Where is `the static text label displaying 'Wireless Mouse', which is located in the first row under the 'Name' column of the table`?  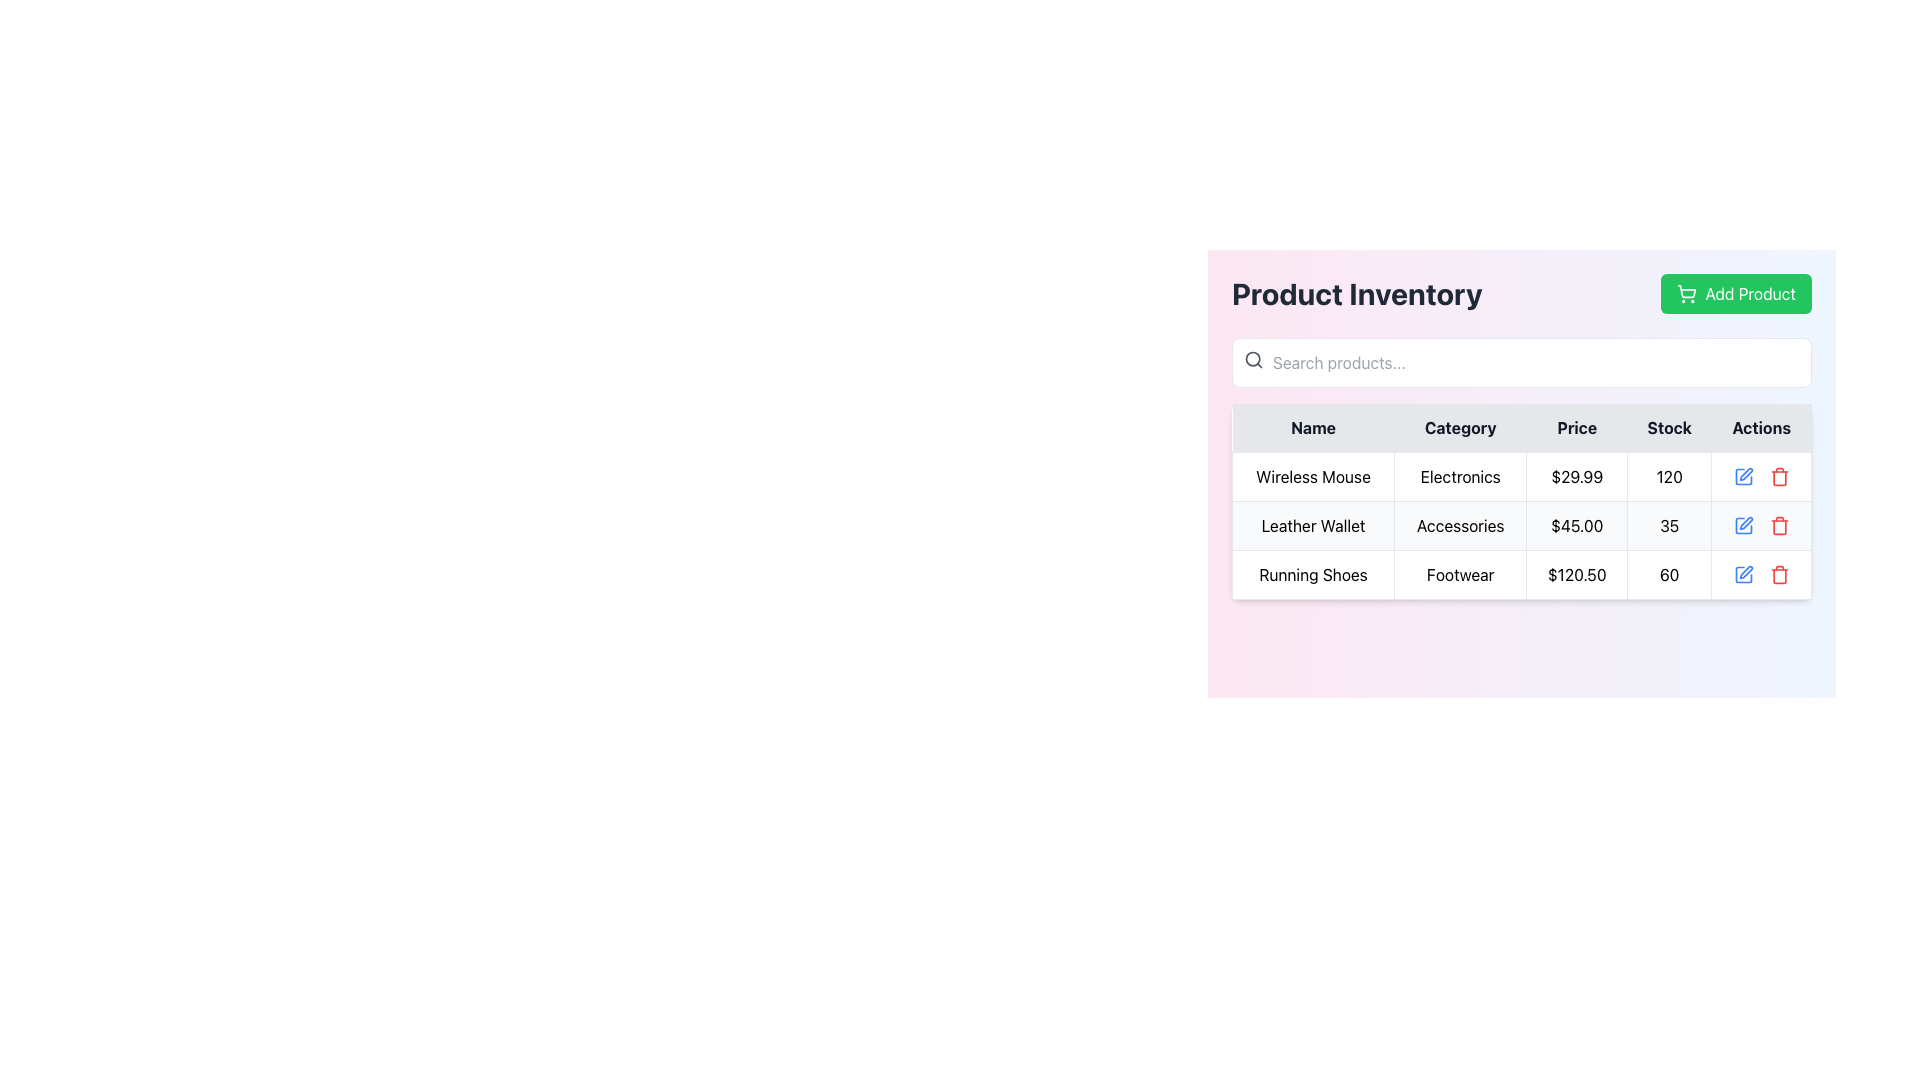 the static text label displaying 'Wireless Mouse', which is located in the first row under the 'Name' column of the table is located at coordinates (1313, 477).